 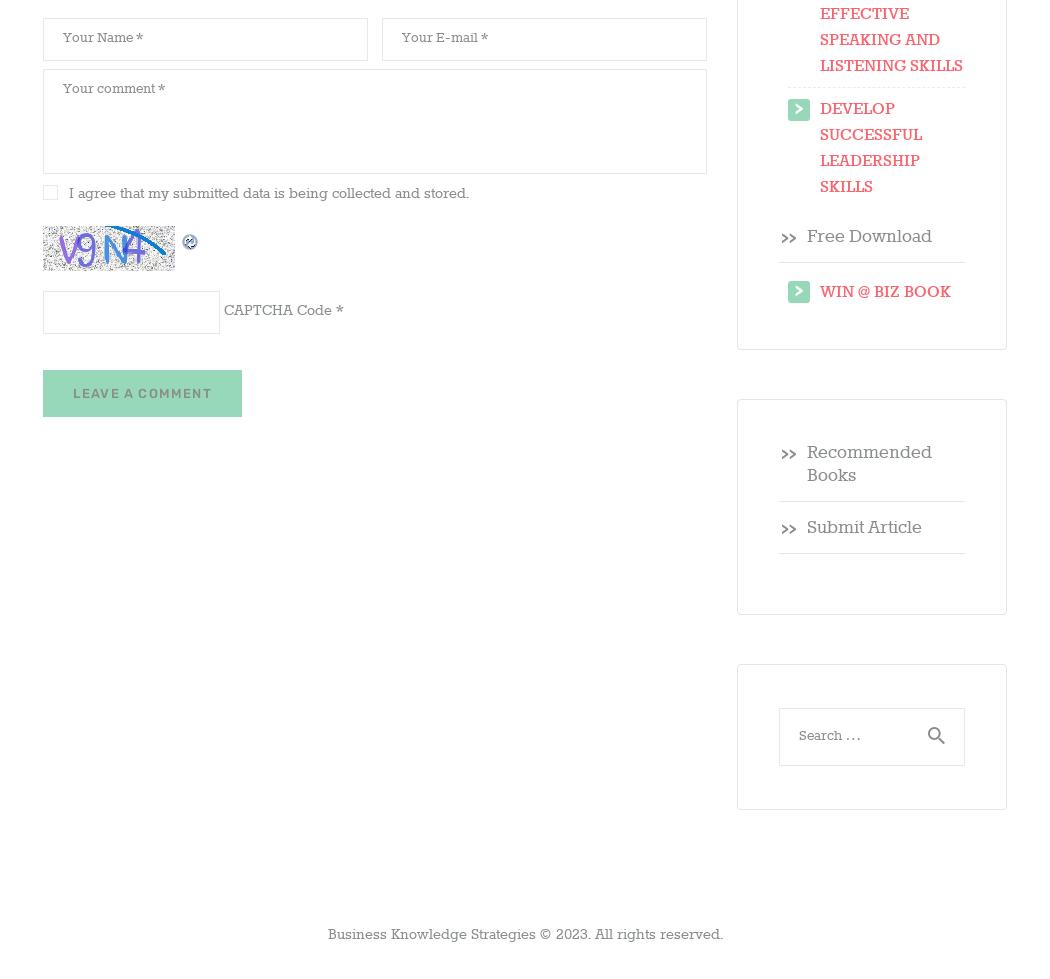 I want to click on 'Recommended Books', so click(x=867, y=464).